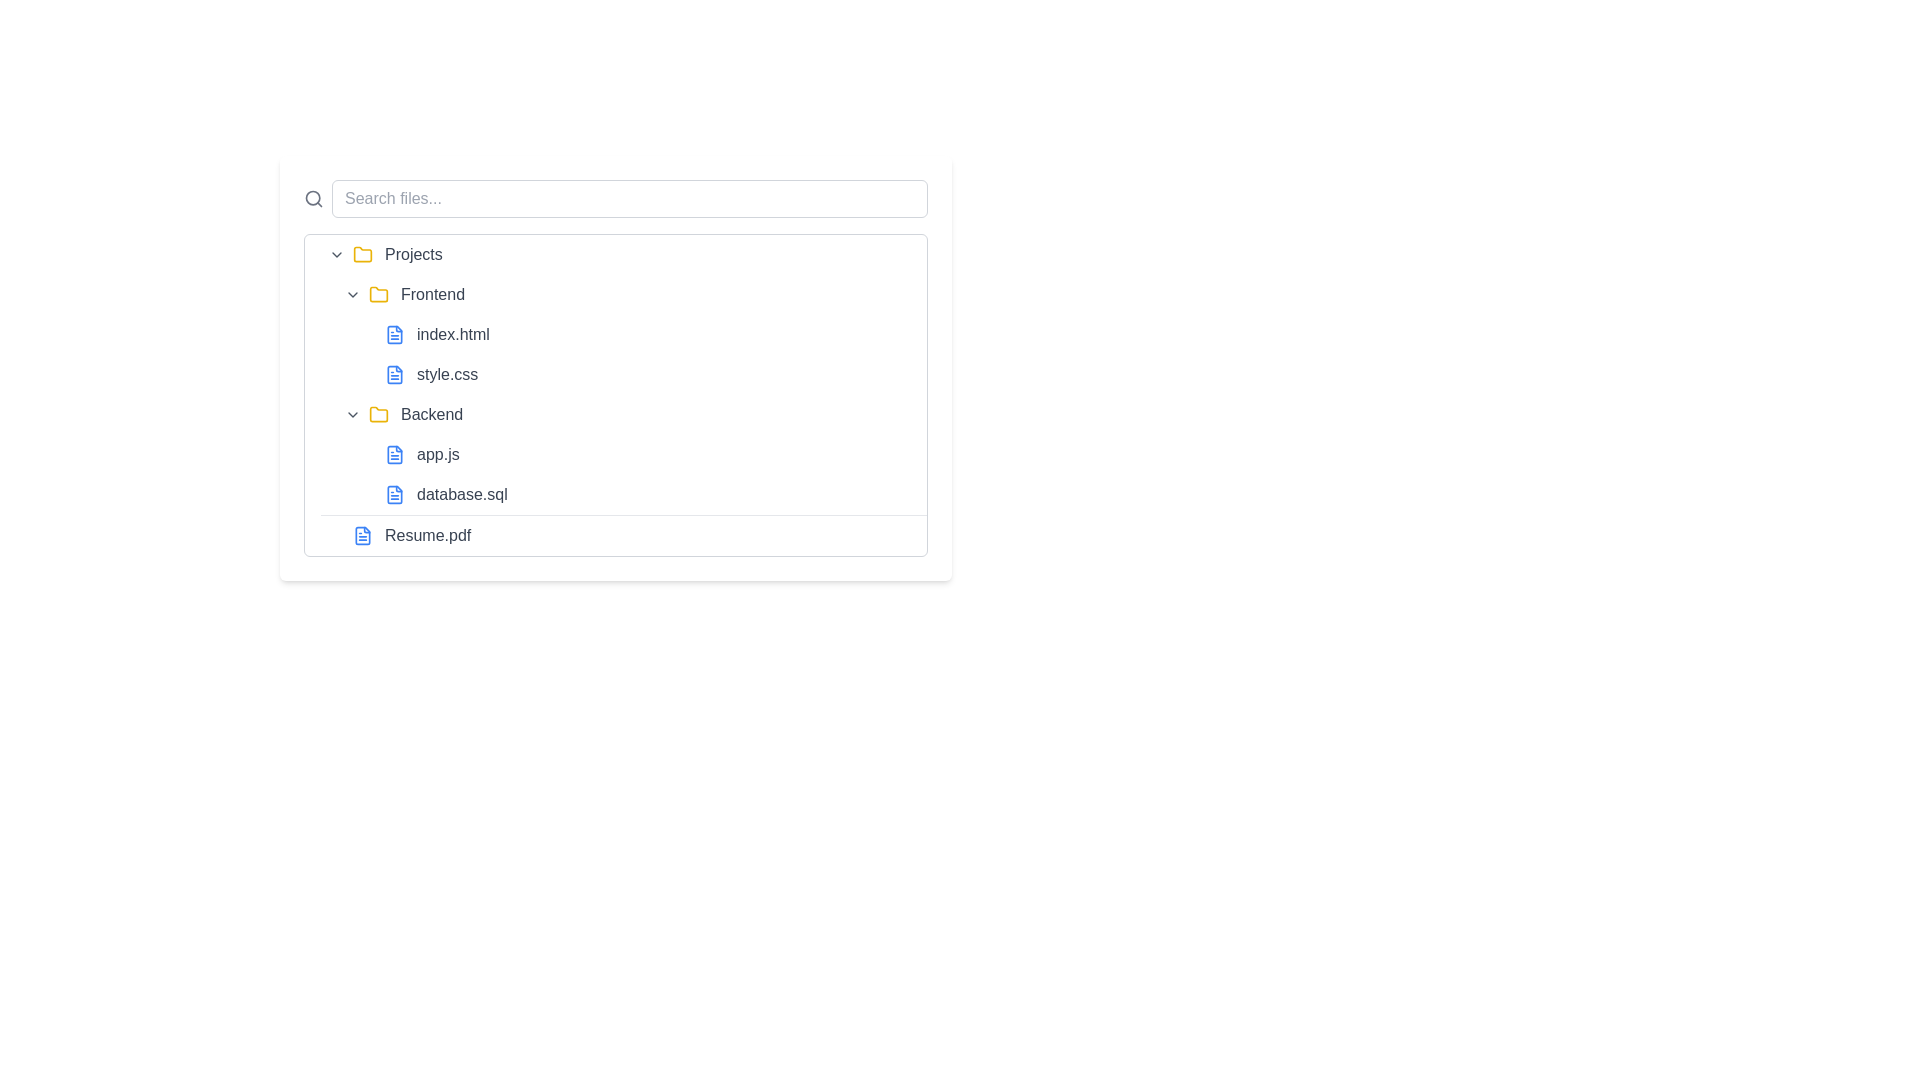 Image resolution: width=1920 pixels, height=1080 pixels. What do you see at coordinates (394, 494) in the screenshot?
I see `the blue-colored file icon that represents a document` at bounding box center [394, 494].